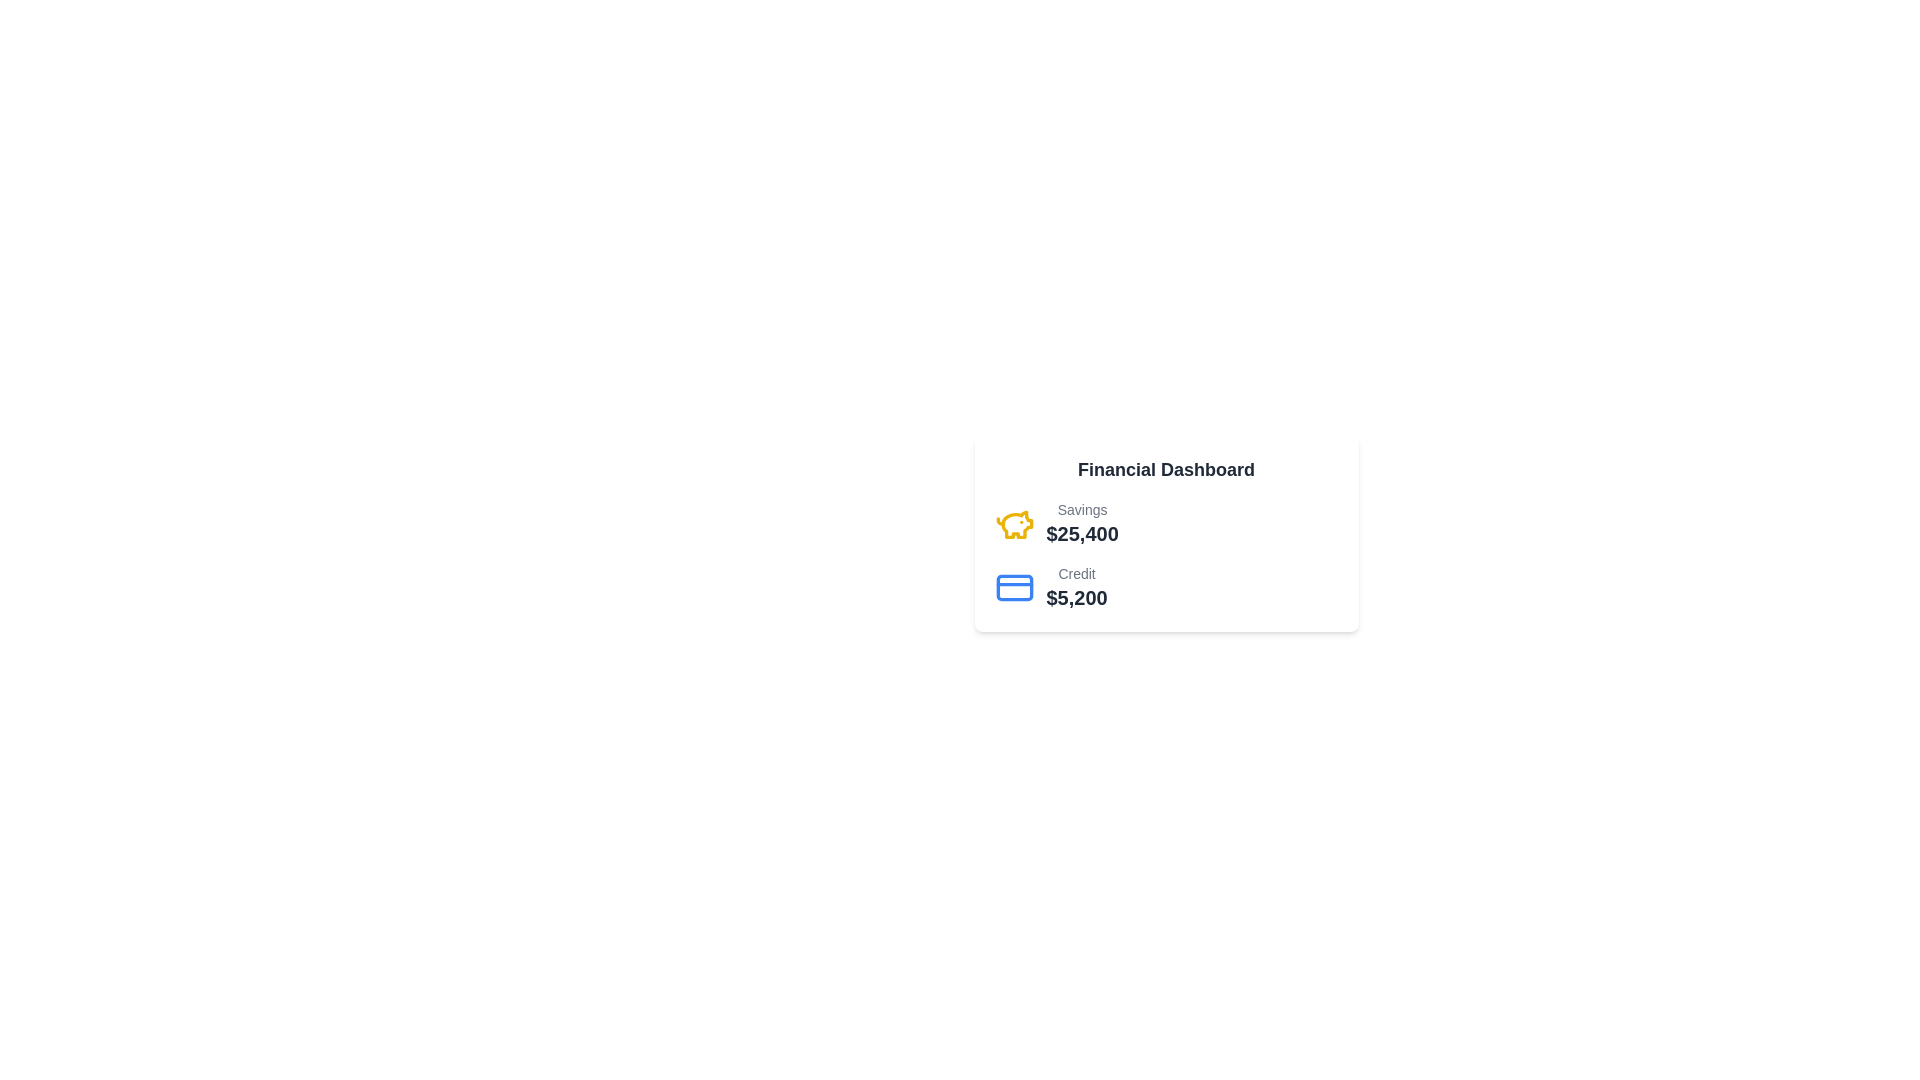  I want to click on displayed monetary value of the user's current credit balance located below the 'Credit' label in the financial dashboard, so click(1076, 596).